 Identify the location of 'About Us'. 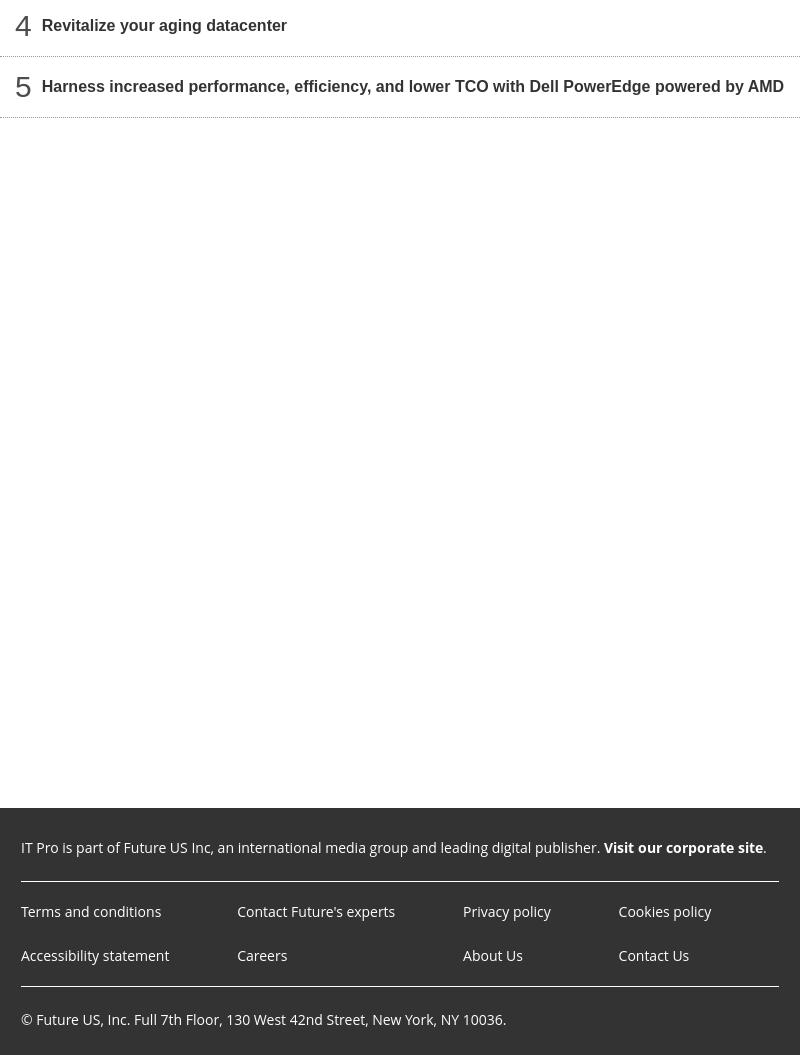
(492, 955).